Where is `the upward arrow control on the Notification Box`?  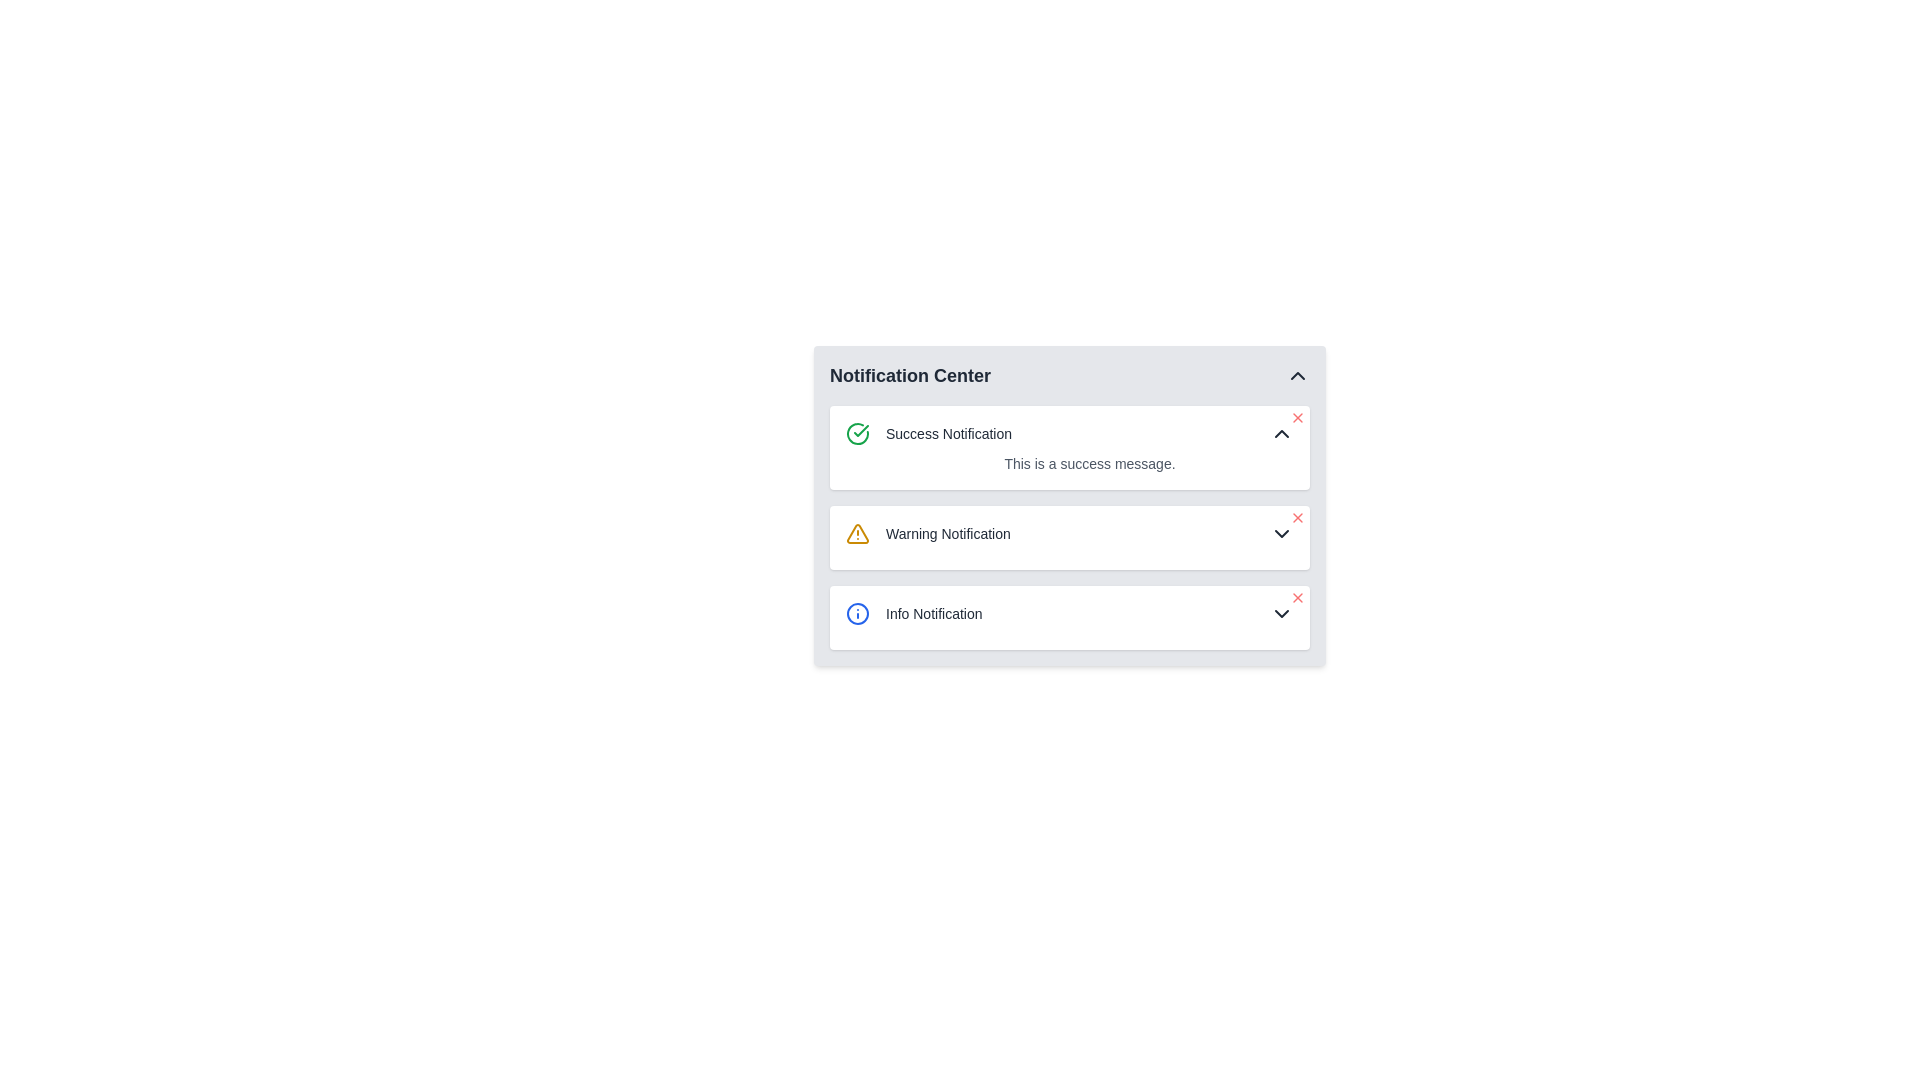 the upward arrow control on the Notification Box is located at coordinates (1069, 446).